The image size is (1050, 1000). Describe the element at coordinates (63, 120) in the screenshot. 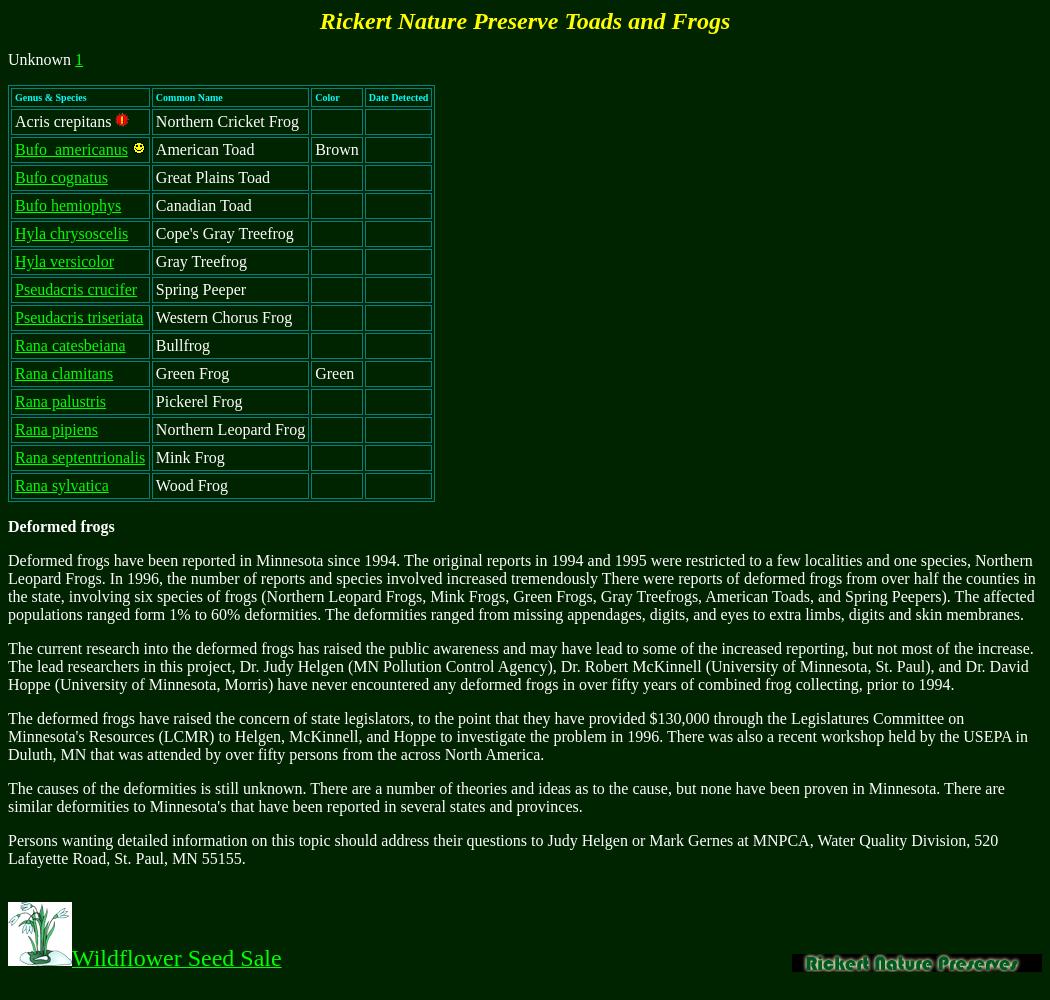

I see `'Acris crepitans'` at that location.